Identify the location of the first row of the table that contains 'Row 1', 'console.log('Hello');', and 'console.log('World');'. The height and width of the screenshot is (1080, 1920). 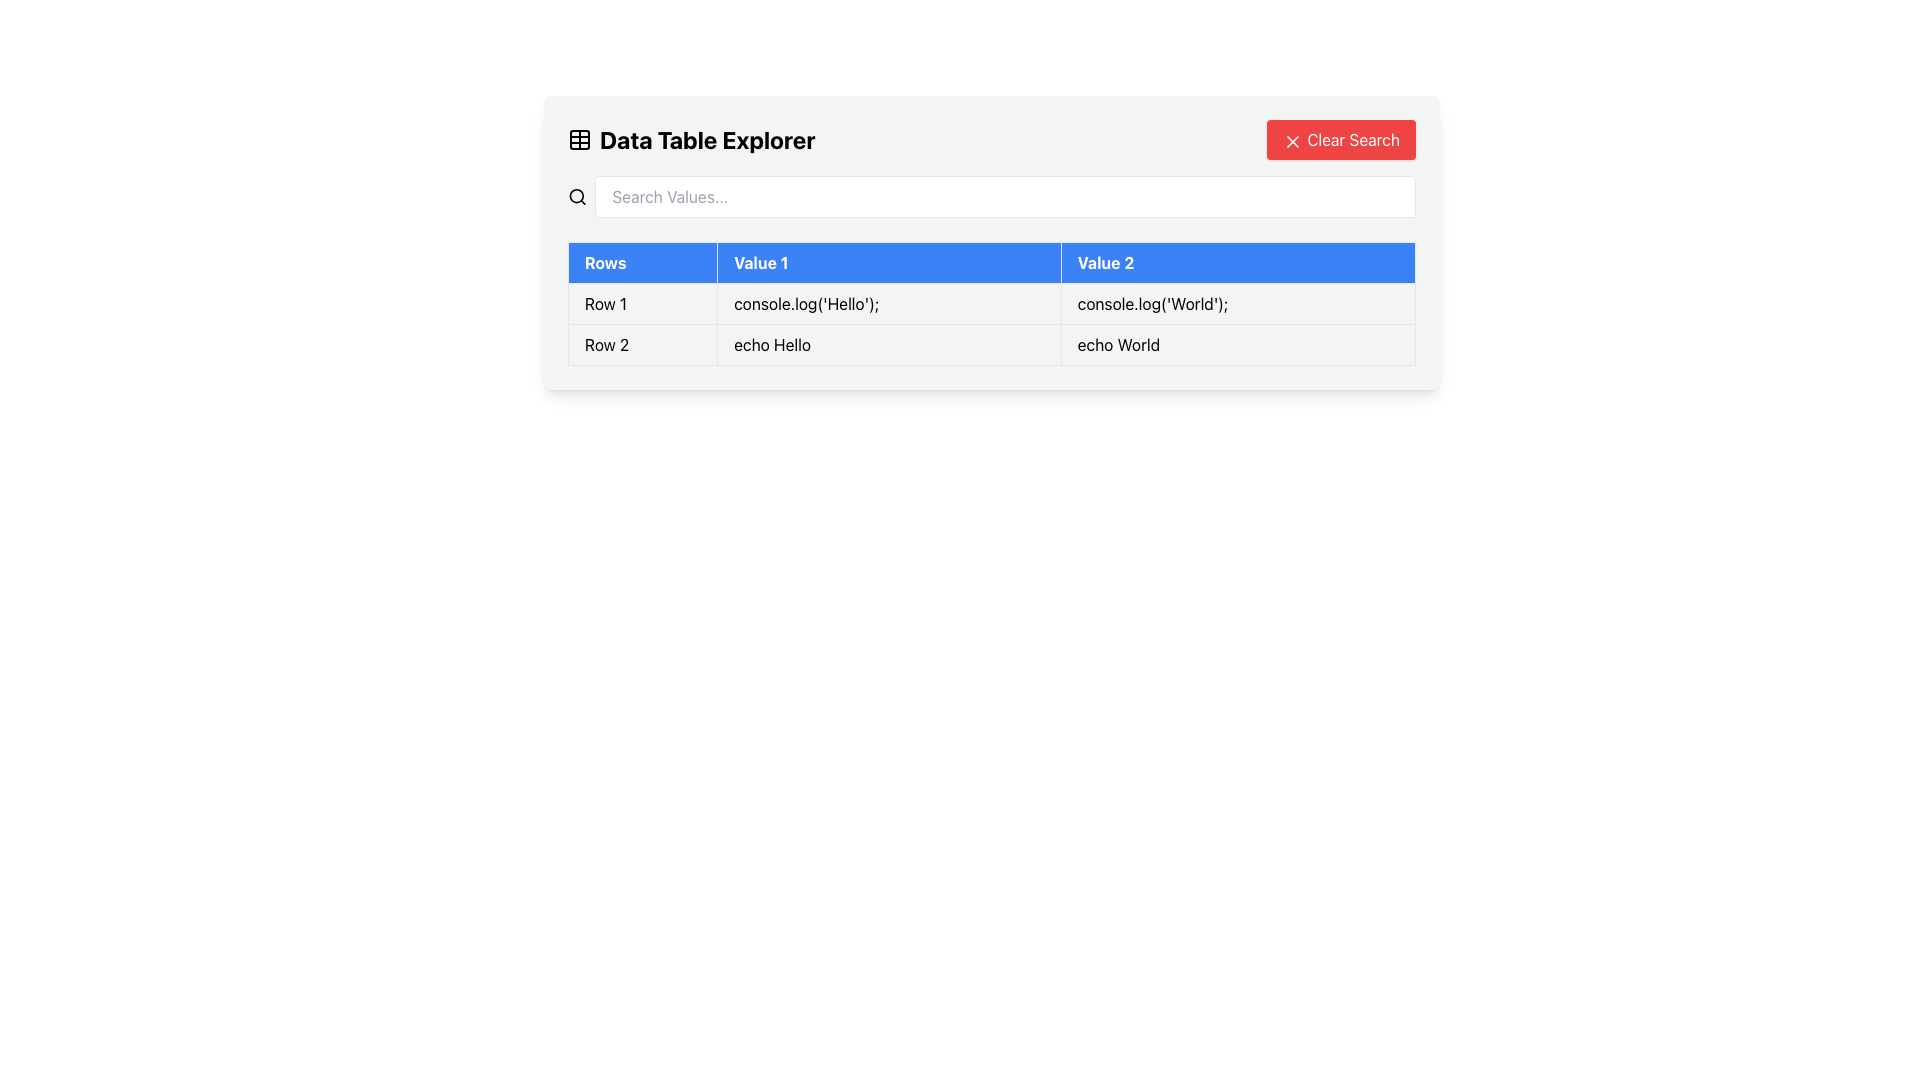
(992, 304).